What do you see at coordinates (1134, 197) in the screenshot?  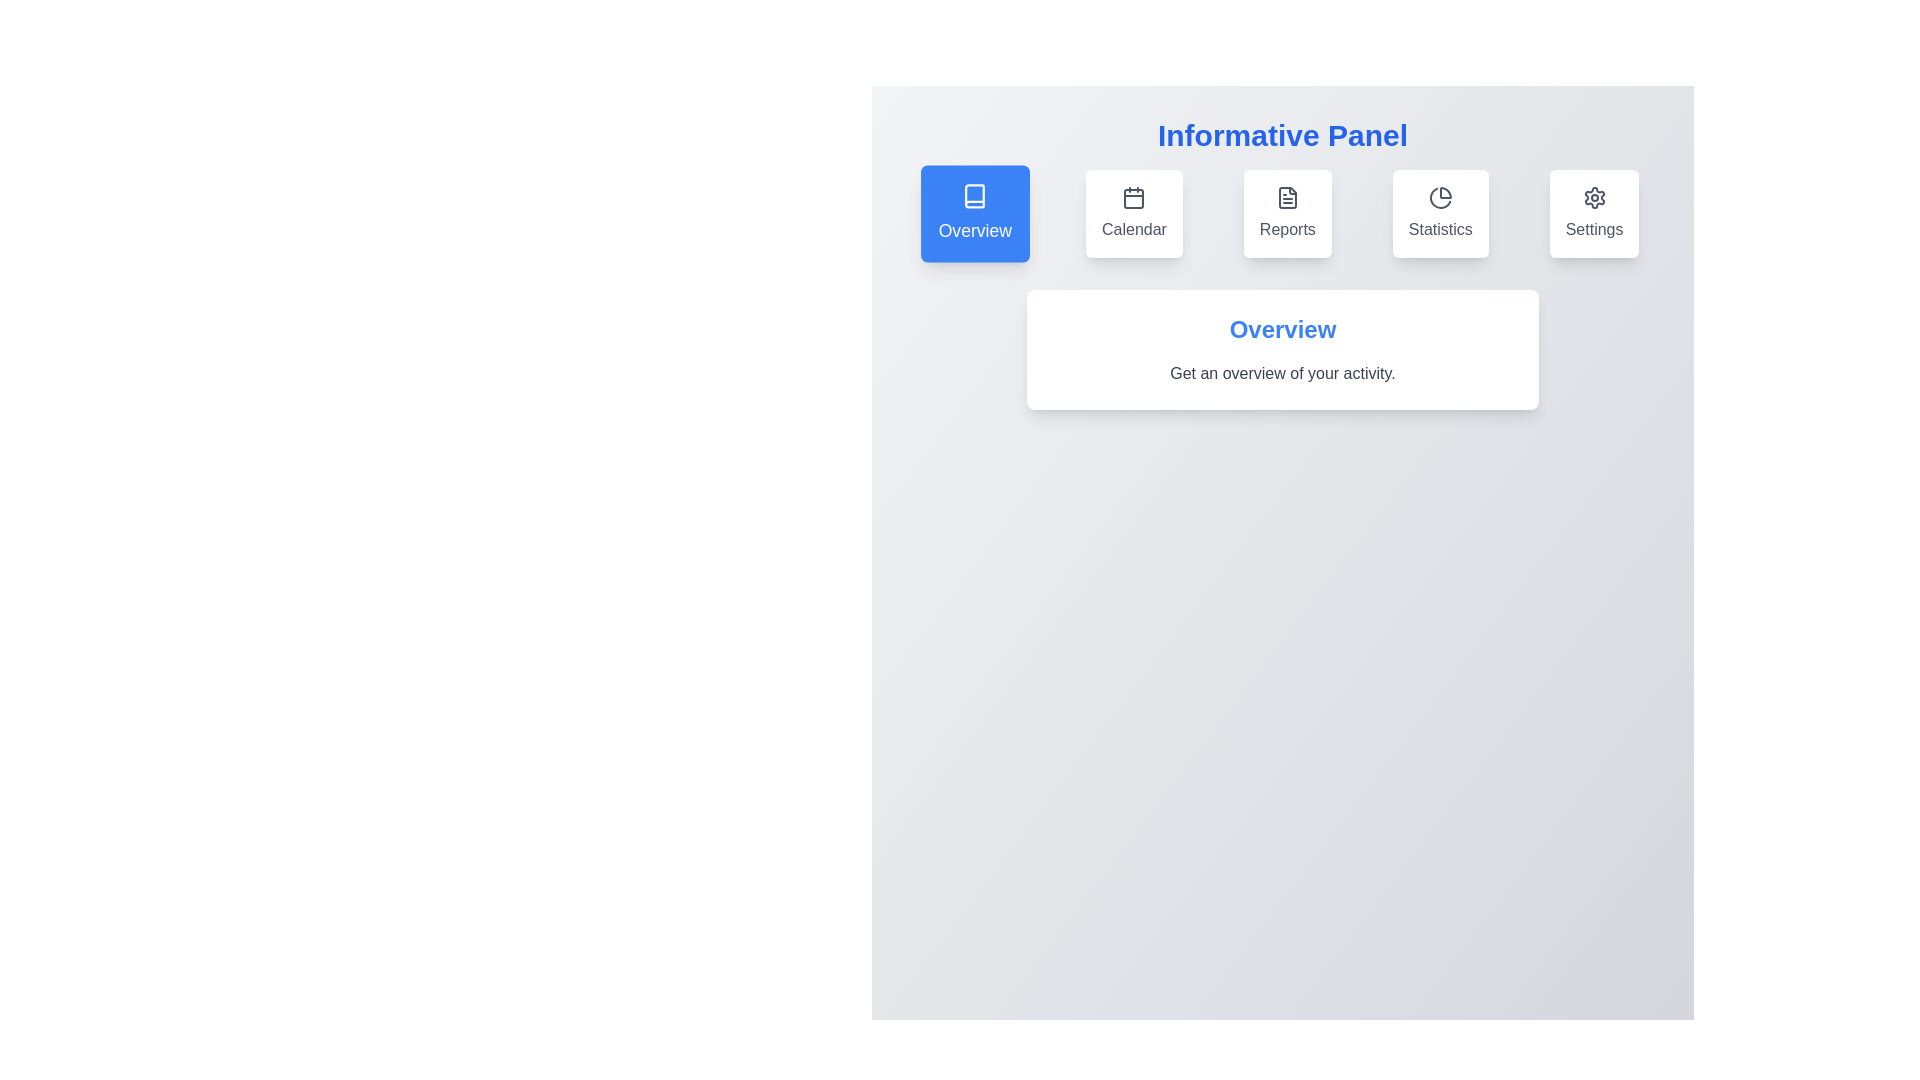 I see `the calendar icon located in the 'Calendar' navigation section` at bounding box center [1134, 197].